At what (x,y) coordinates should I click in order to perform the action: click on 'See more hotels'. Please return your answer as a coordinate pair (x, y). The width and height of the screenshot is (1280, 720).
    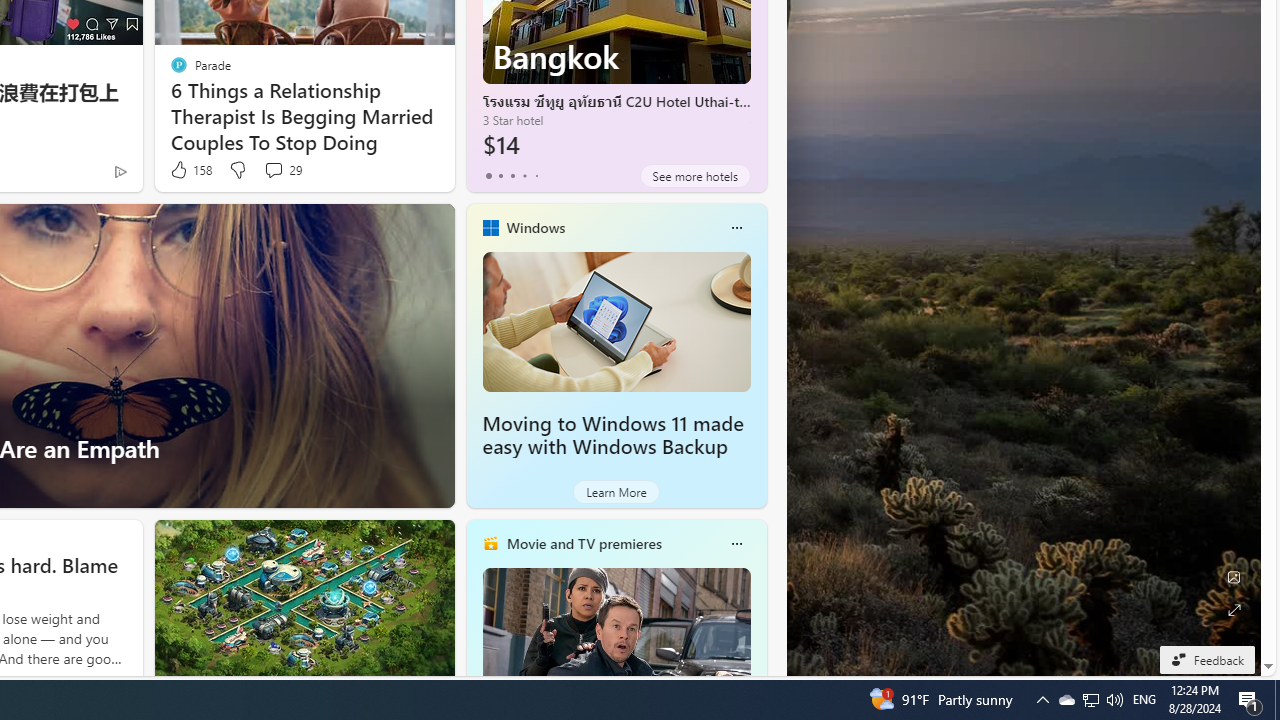
    Looking at the image, I should click on (695, 175).